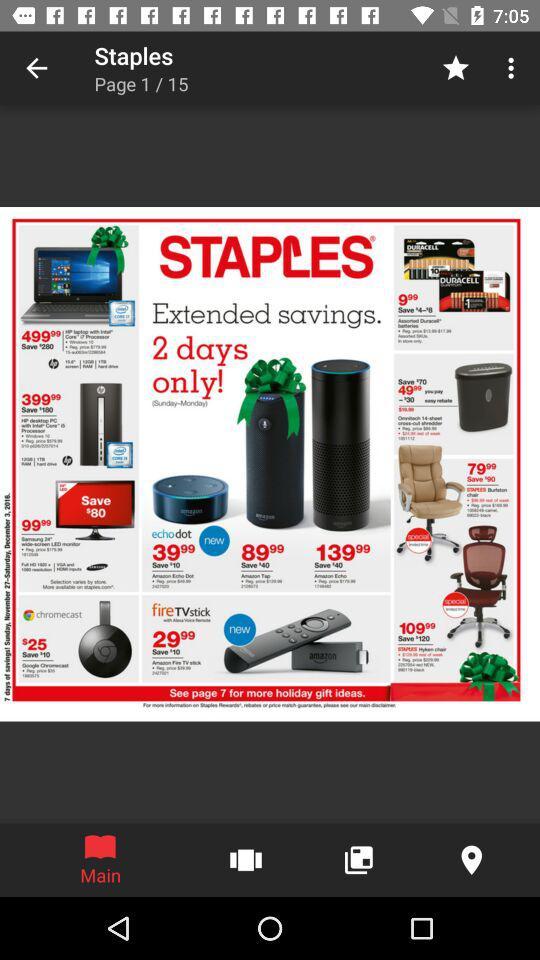 The width and height of the screenshot is (540, 960). I want to click on the item next to page 1 / 15 icon, so click(455, 68).